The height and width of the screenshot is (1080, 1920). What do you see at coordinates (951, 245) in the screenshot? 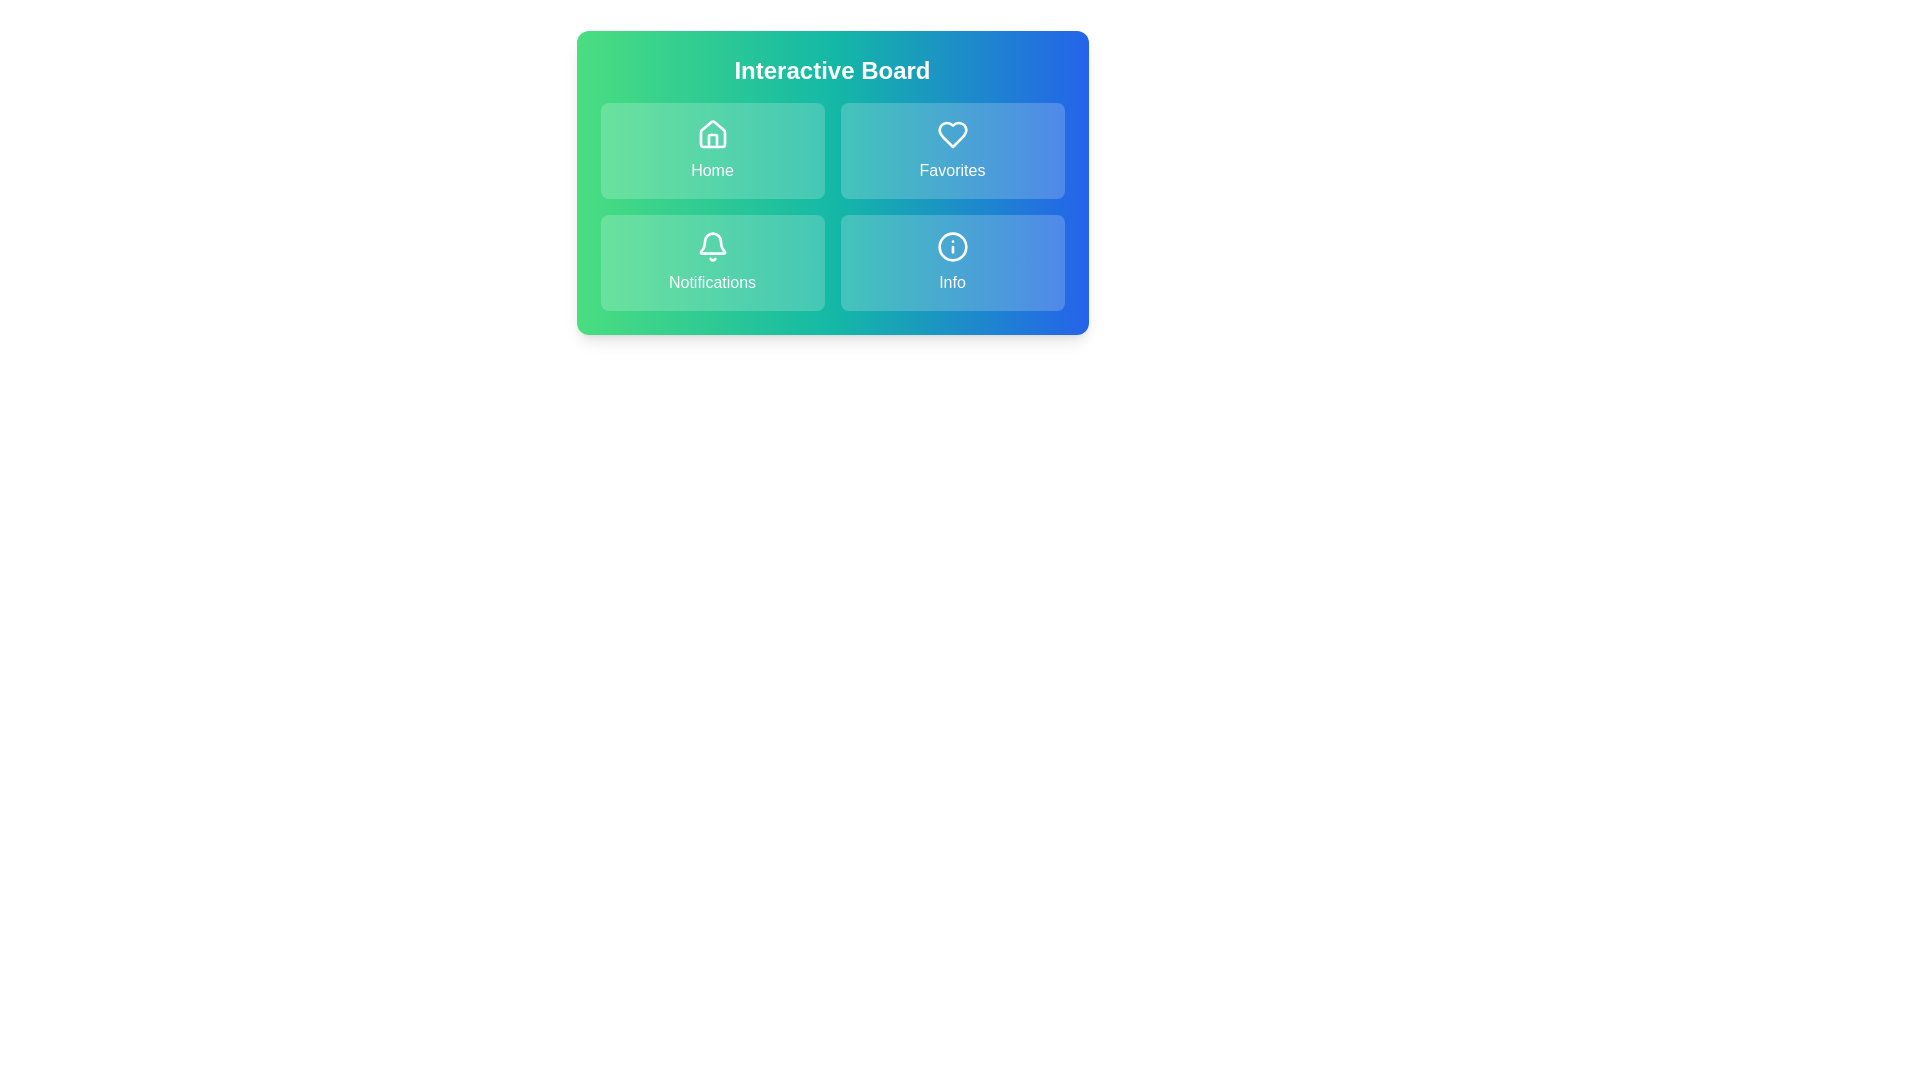
I see `the information icon located in the bottom-right corner of the 2x2 grid within the 'Interactive Board' card` at bounding box center [951, 245].